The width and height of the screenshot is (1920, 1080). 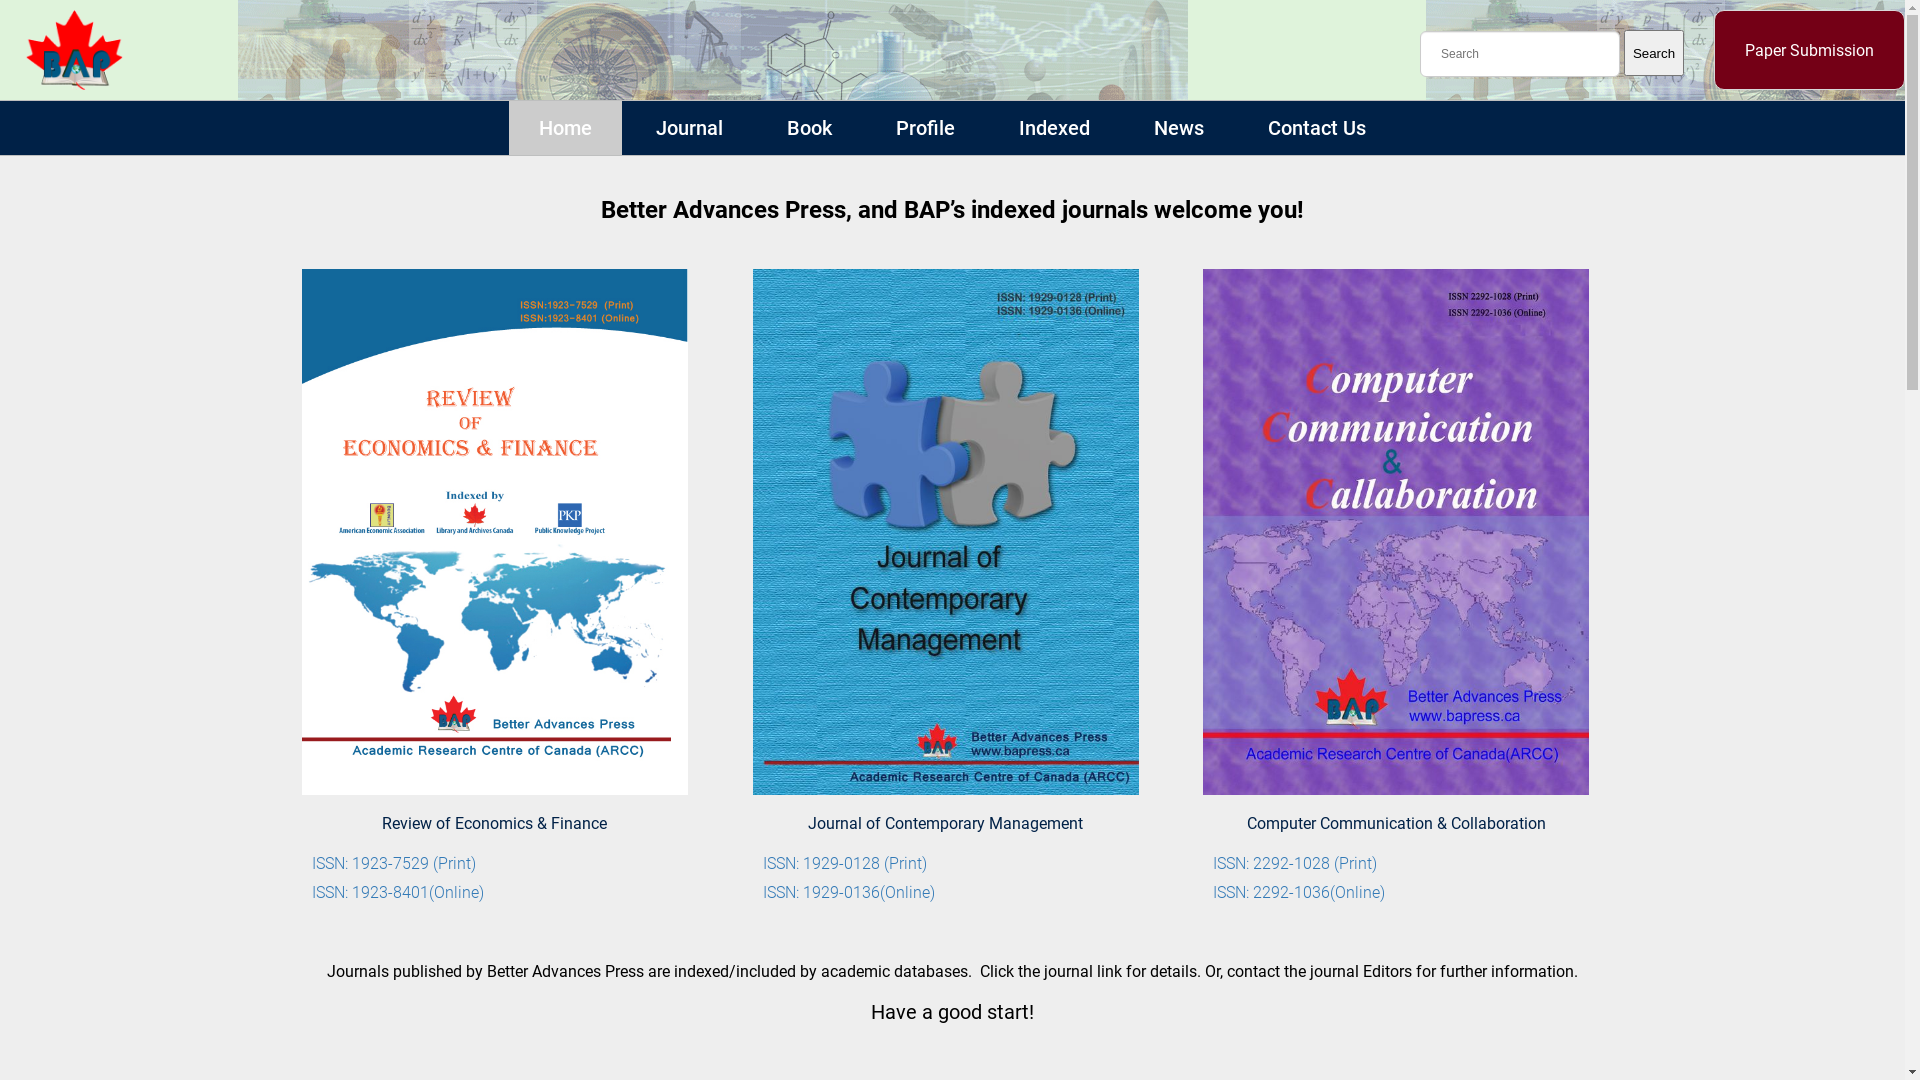 I want to click on 'BAP', so click(x=73, y=49).